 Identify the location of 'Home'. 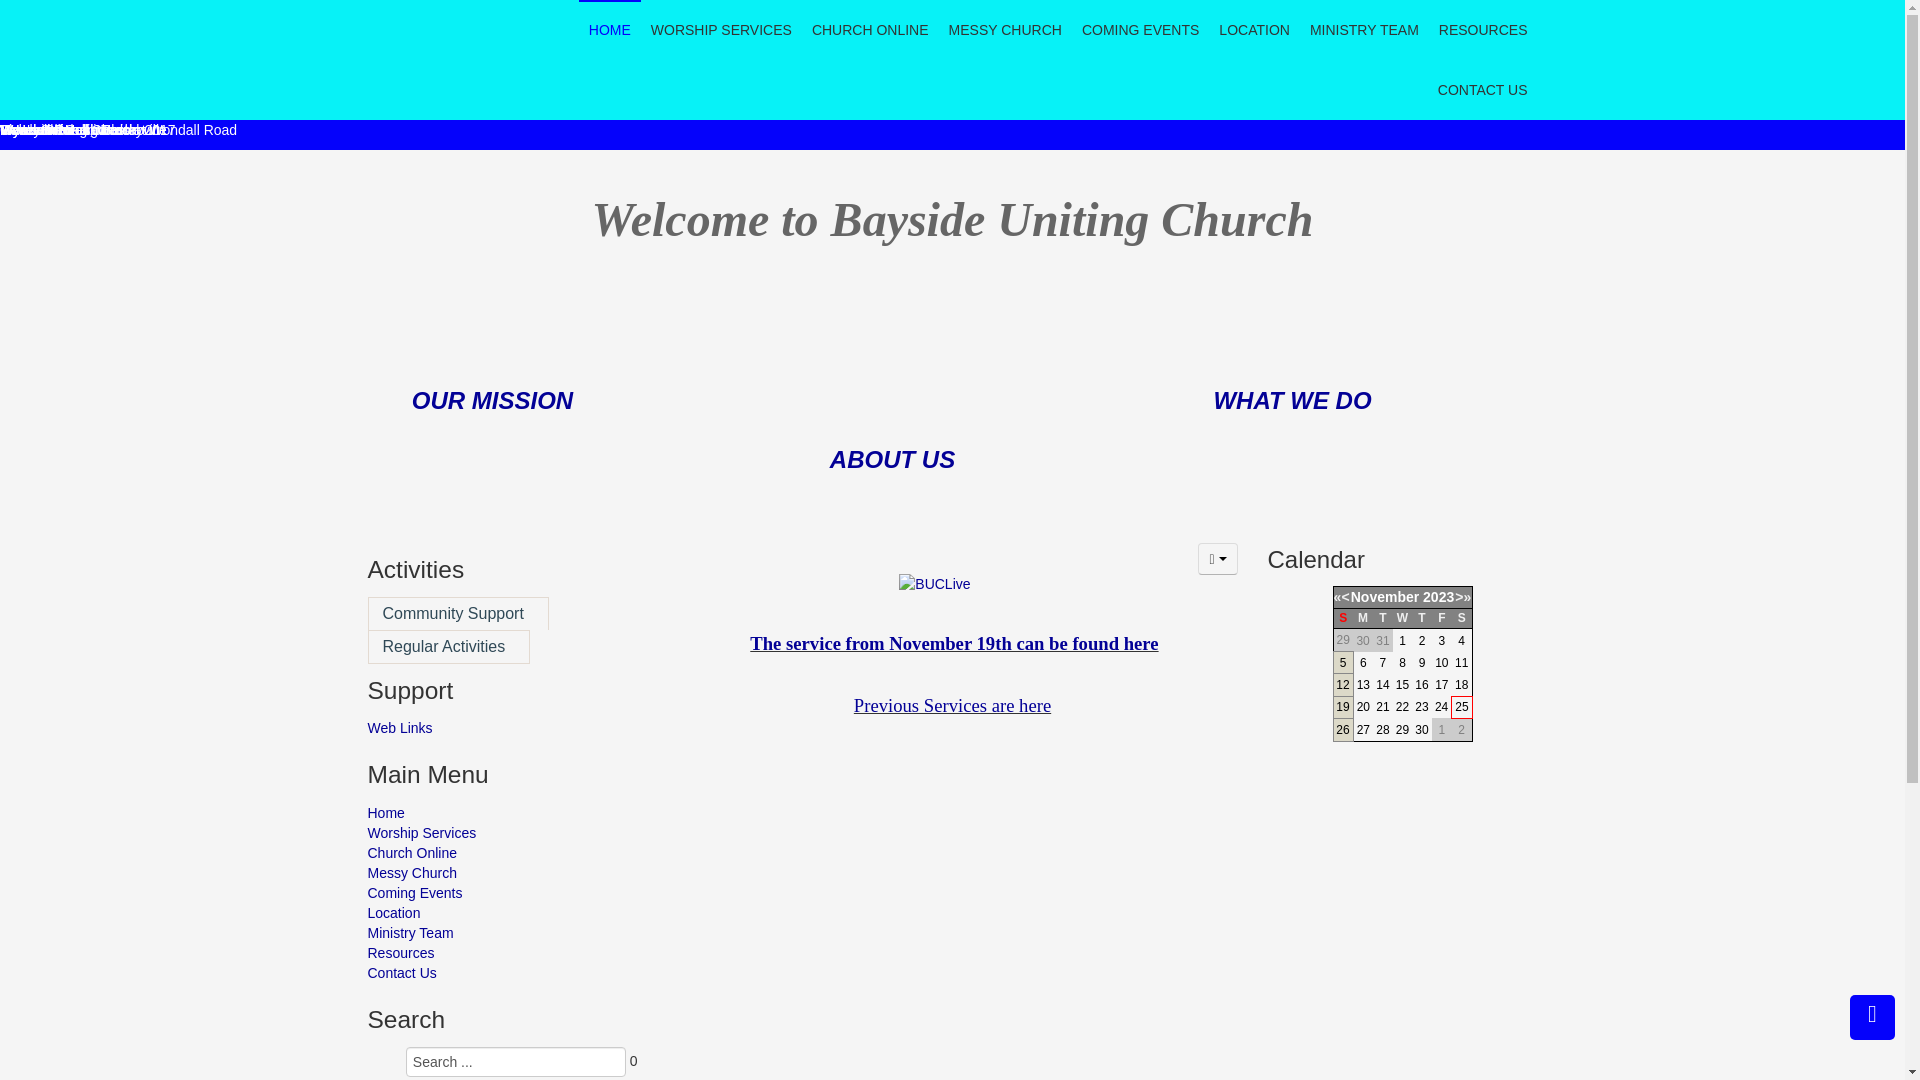
(503, 813).